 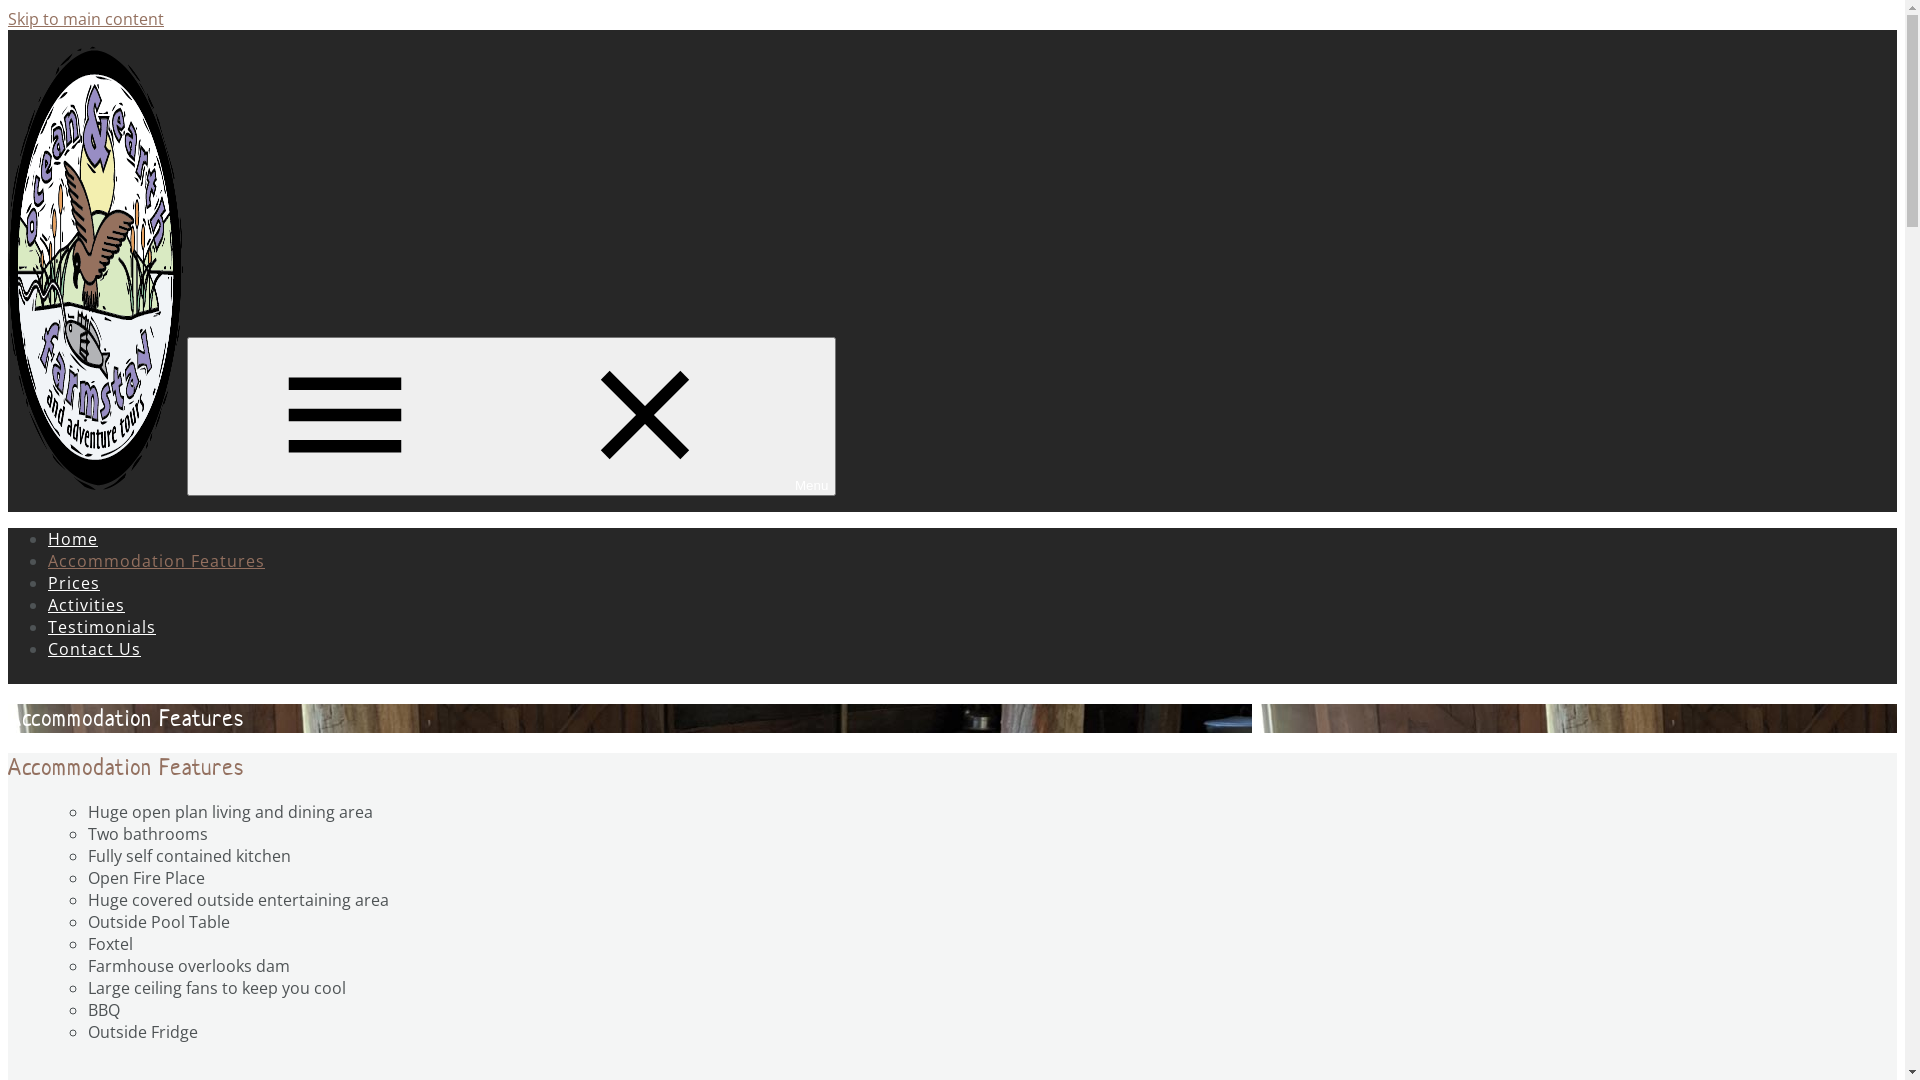 What do you see at coordinates (85, 19) in the screenshot?
I see `'Skip to main content'` at bounding box center [85, 19].